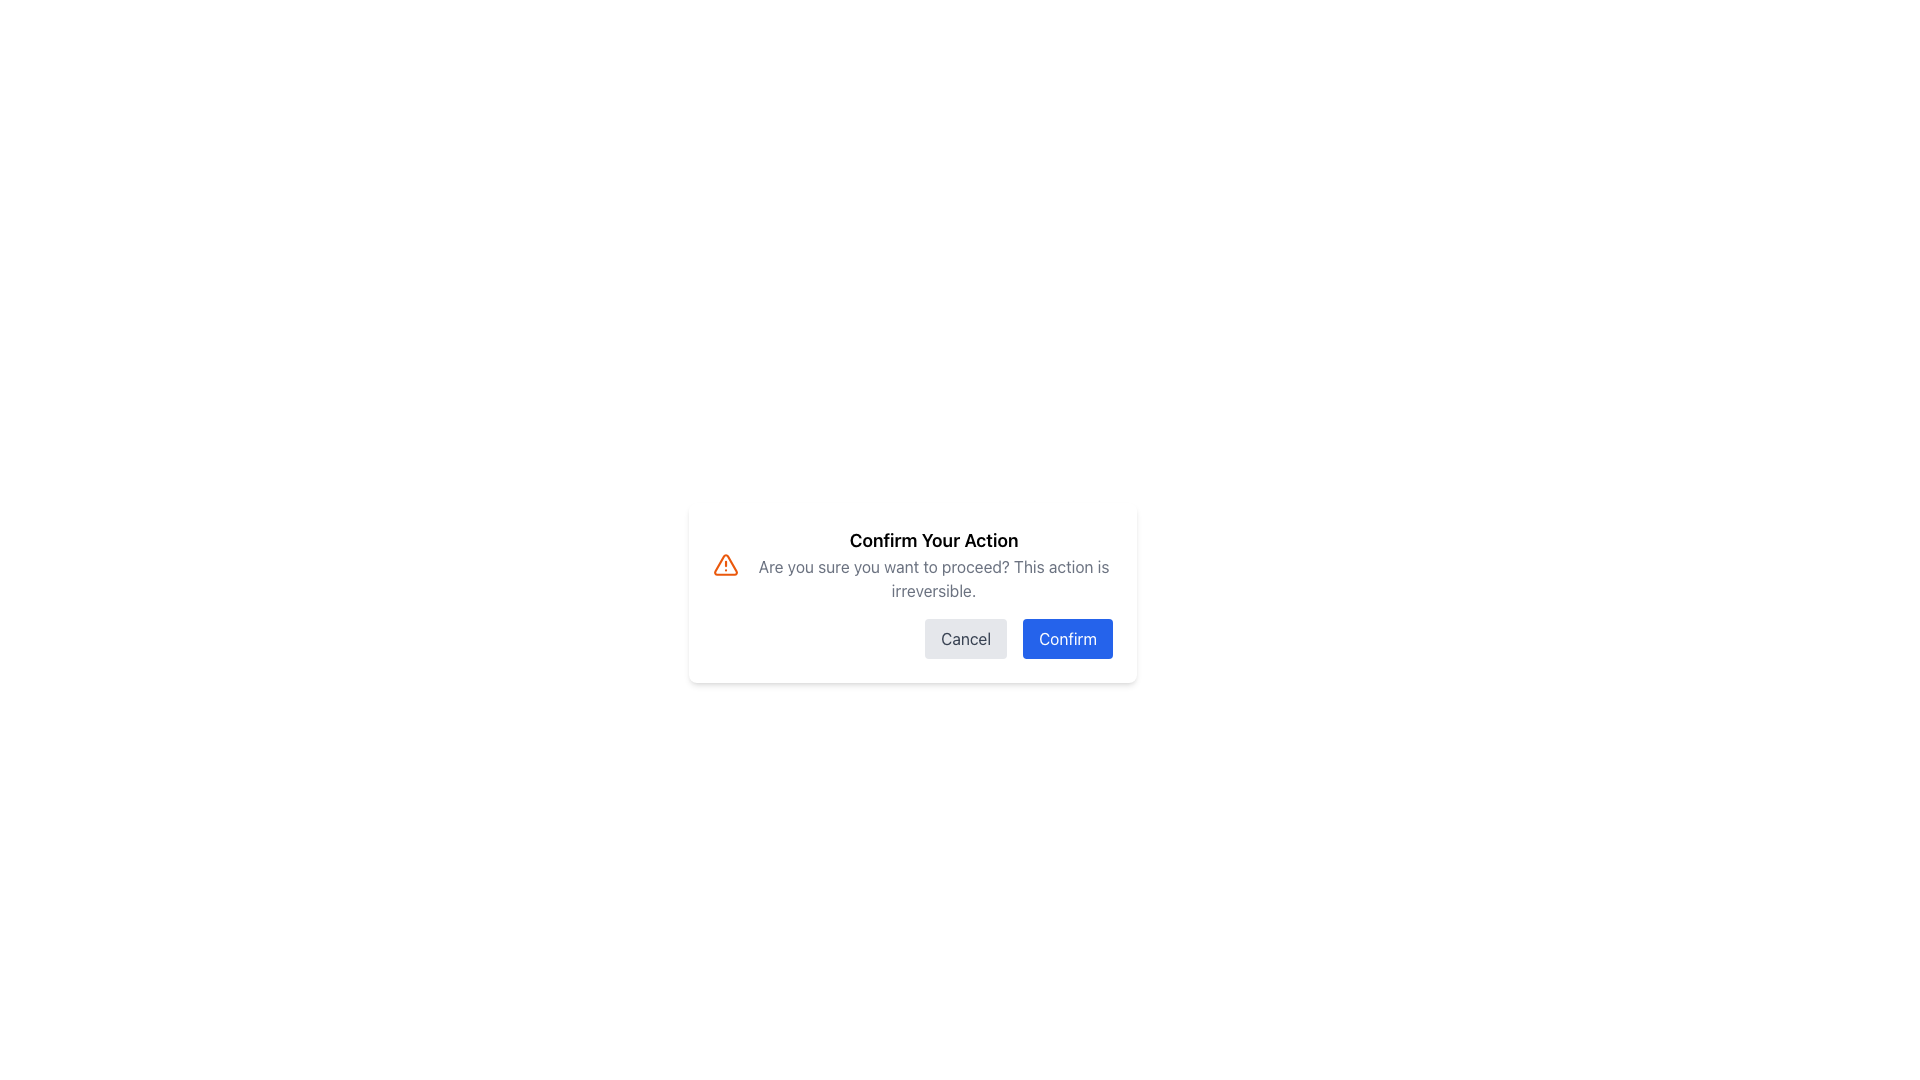 This screenshot has width=1920, height=1080. I want to click on the 'Cancel' button located in the bottom section of the confirmation dialog, which is the first button on the right-aligned button group, so click(966, 639).